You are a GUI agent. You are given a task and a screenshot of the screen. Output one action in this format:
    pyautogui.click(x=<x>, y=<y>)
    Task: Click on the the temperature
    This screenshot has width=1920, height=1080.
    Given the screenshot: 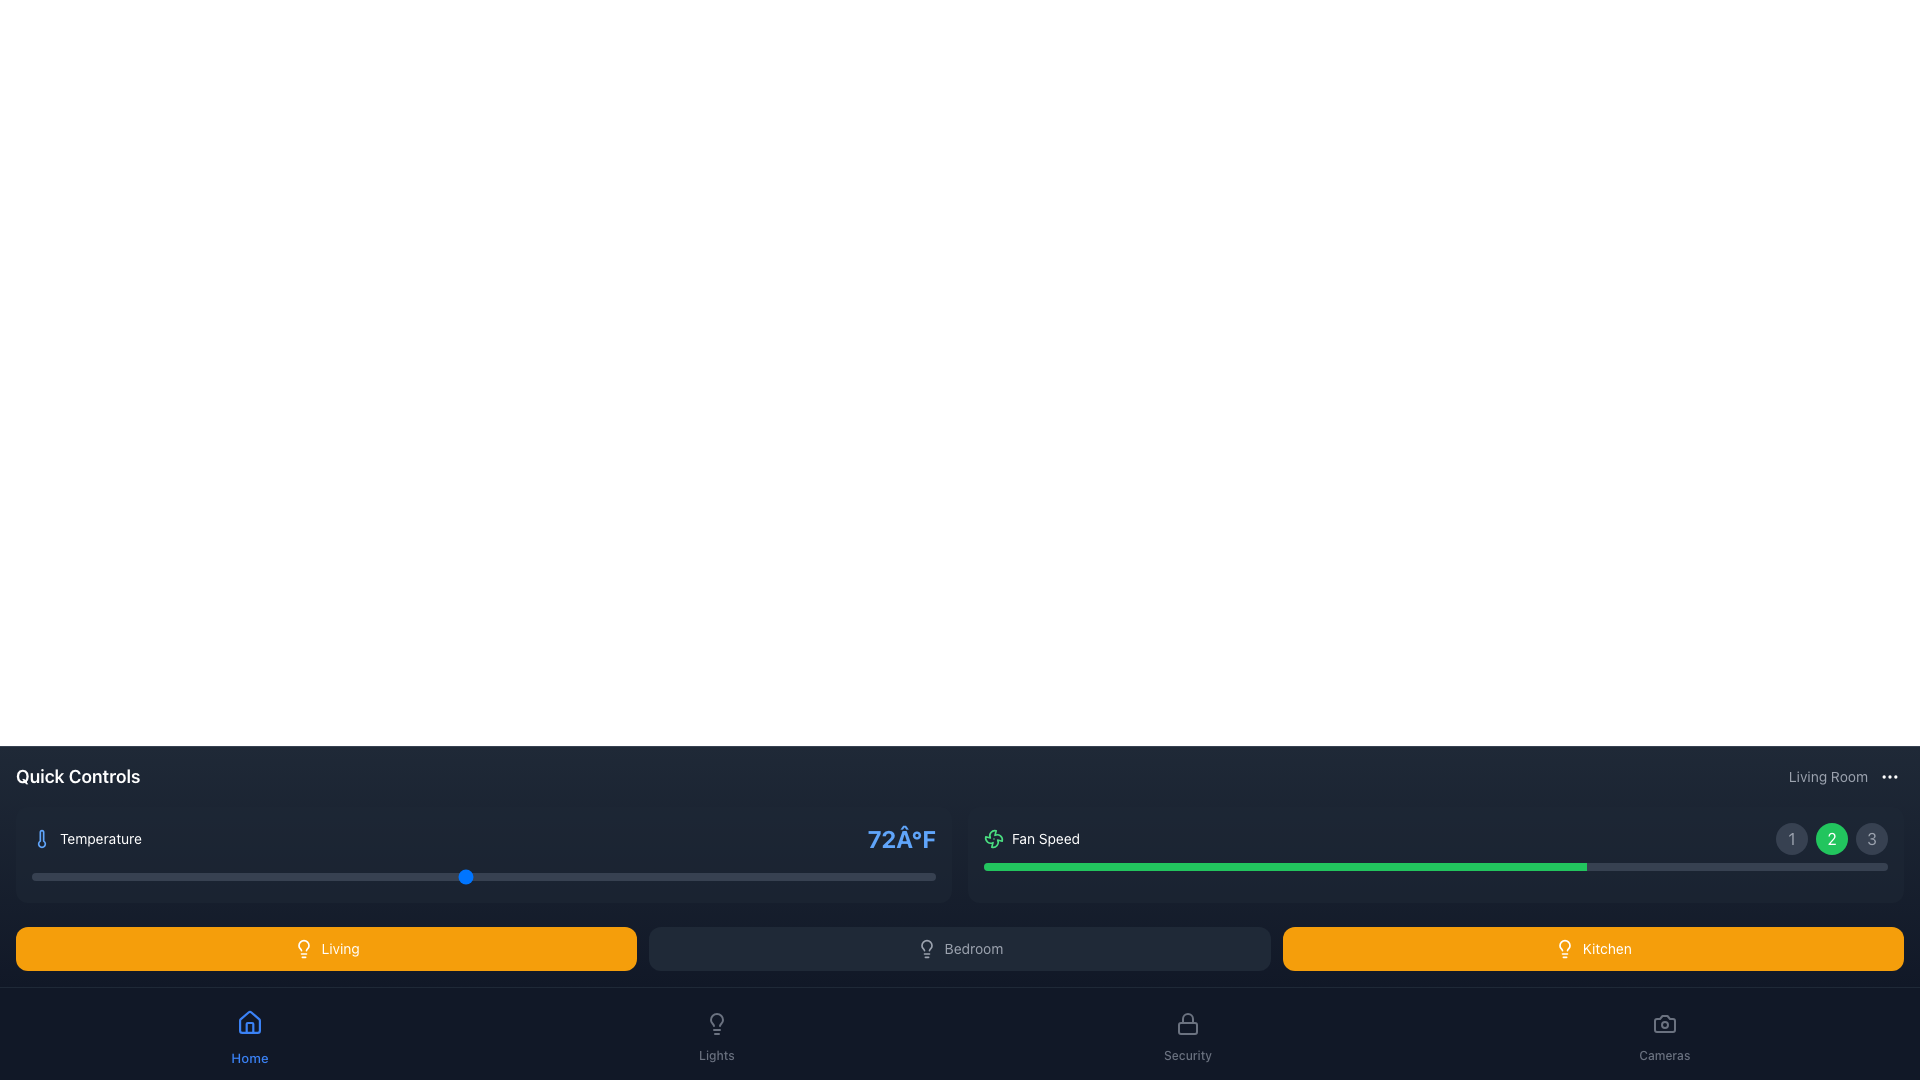 What is the action you would take?
    pyautogui.click(x=863, y=875)
    